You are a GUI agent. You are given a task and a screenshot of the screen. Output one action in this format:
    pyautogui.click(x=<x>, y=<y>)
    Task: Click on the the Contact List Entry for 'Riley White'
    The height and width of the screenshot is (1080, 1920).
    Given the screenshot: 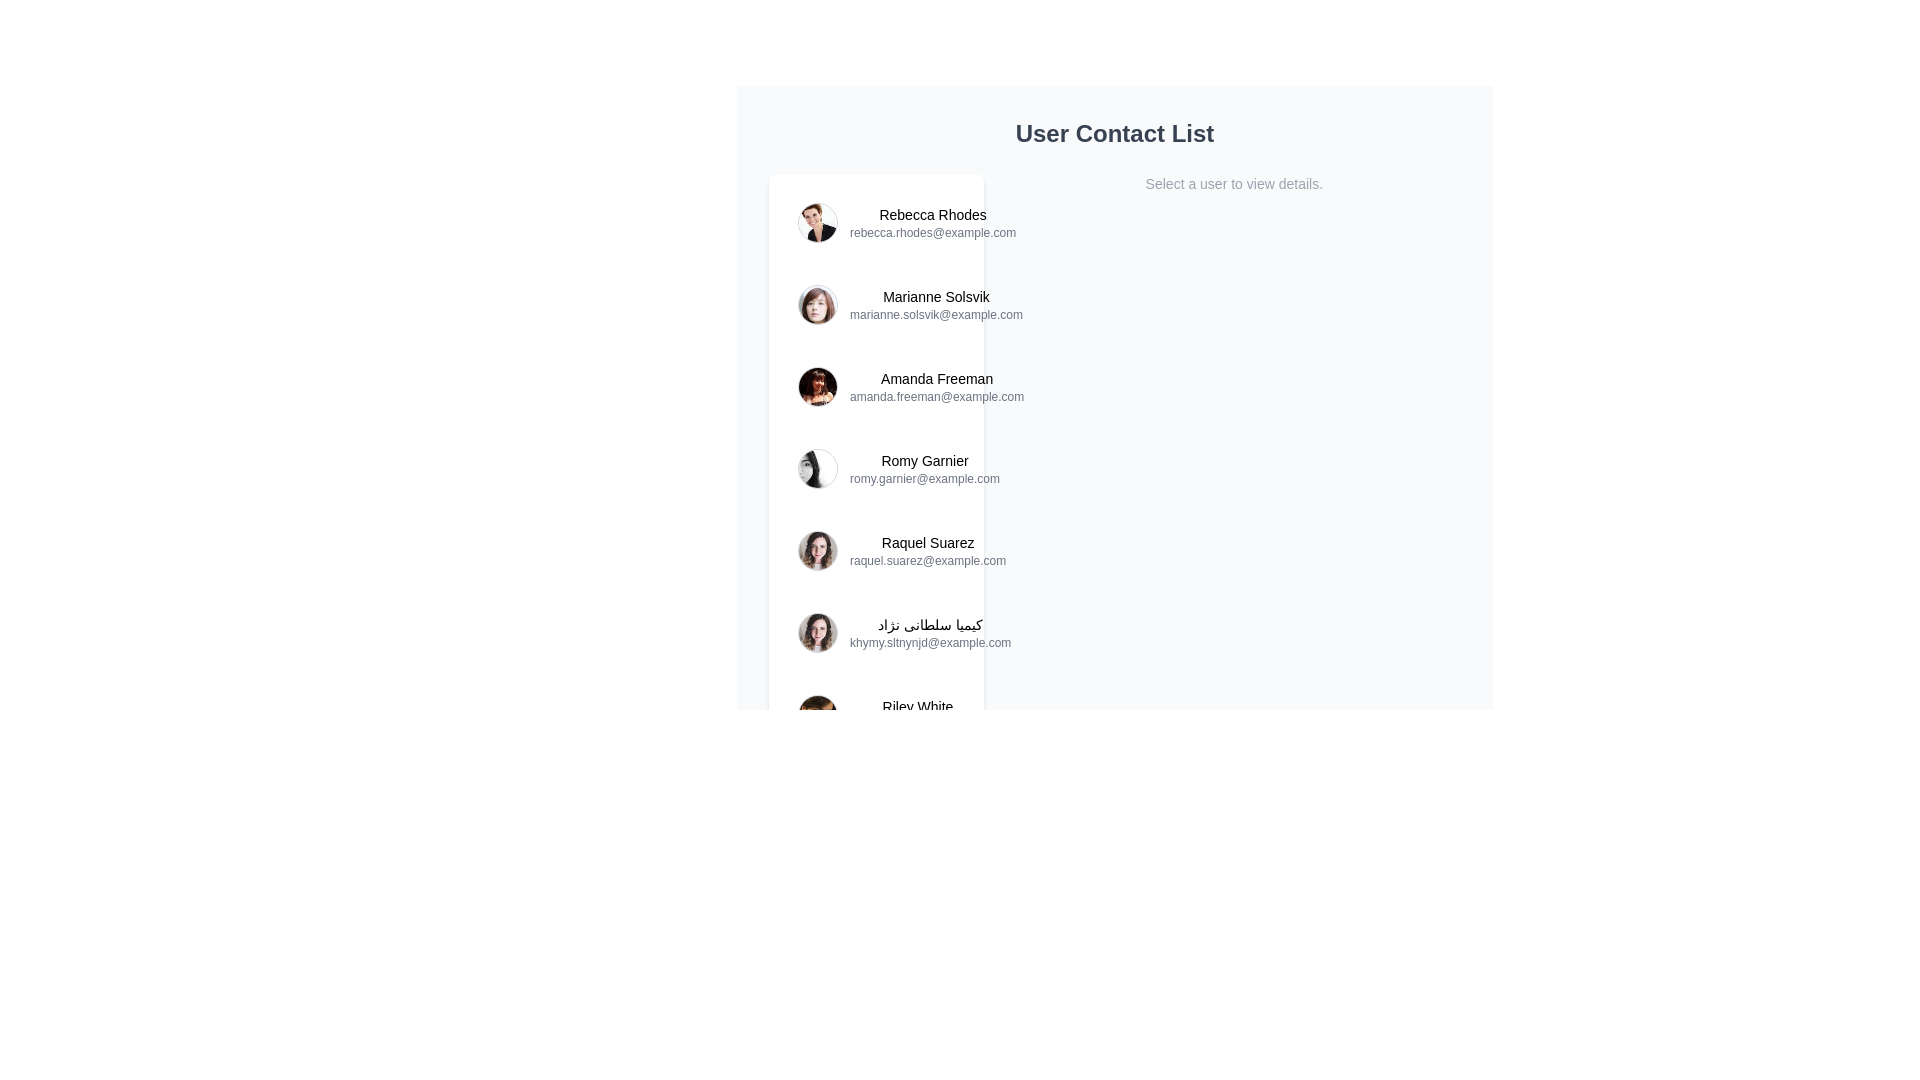 What is the action you would take?
    pyautogui.click(x=876, y=713)
    